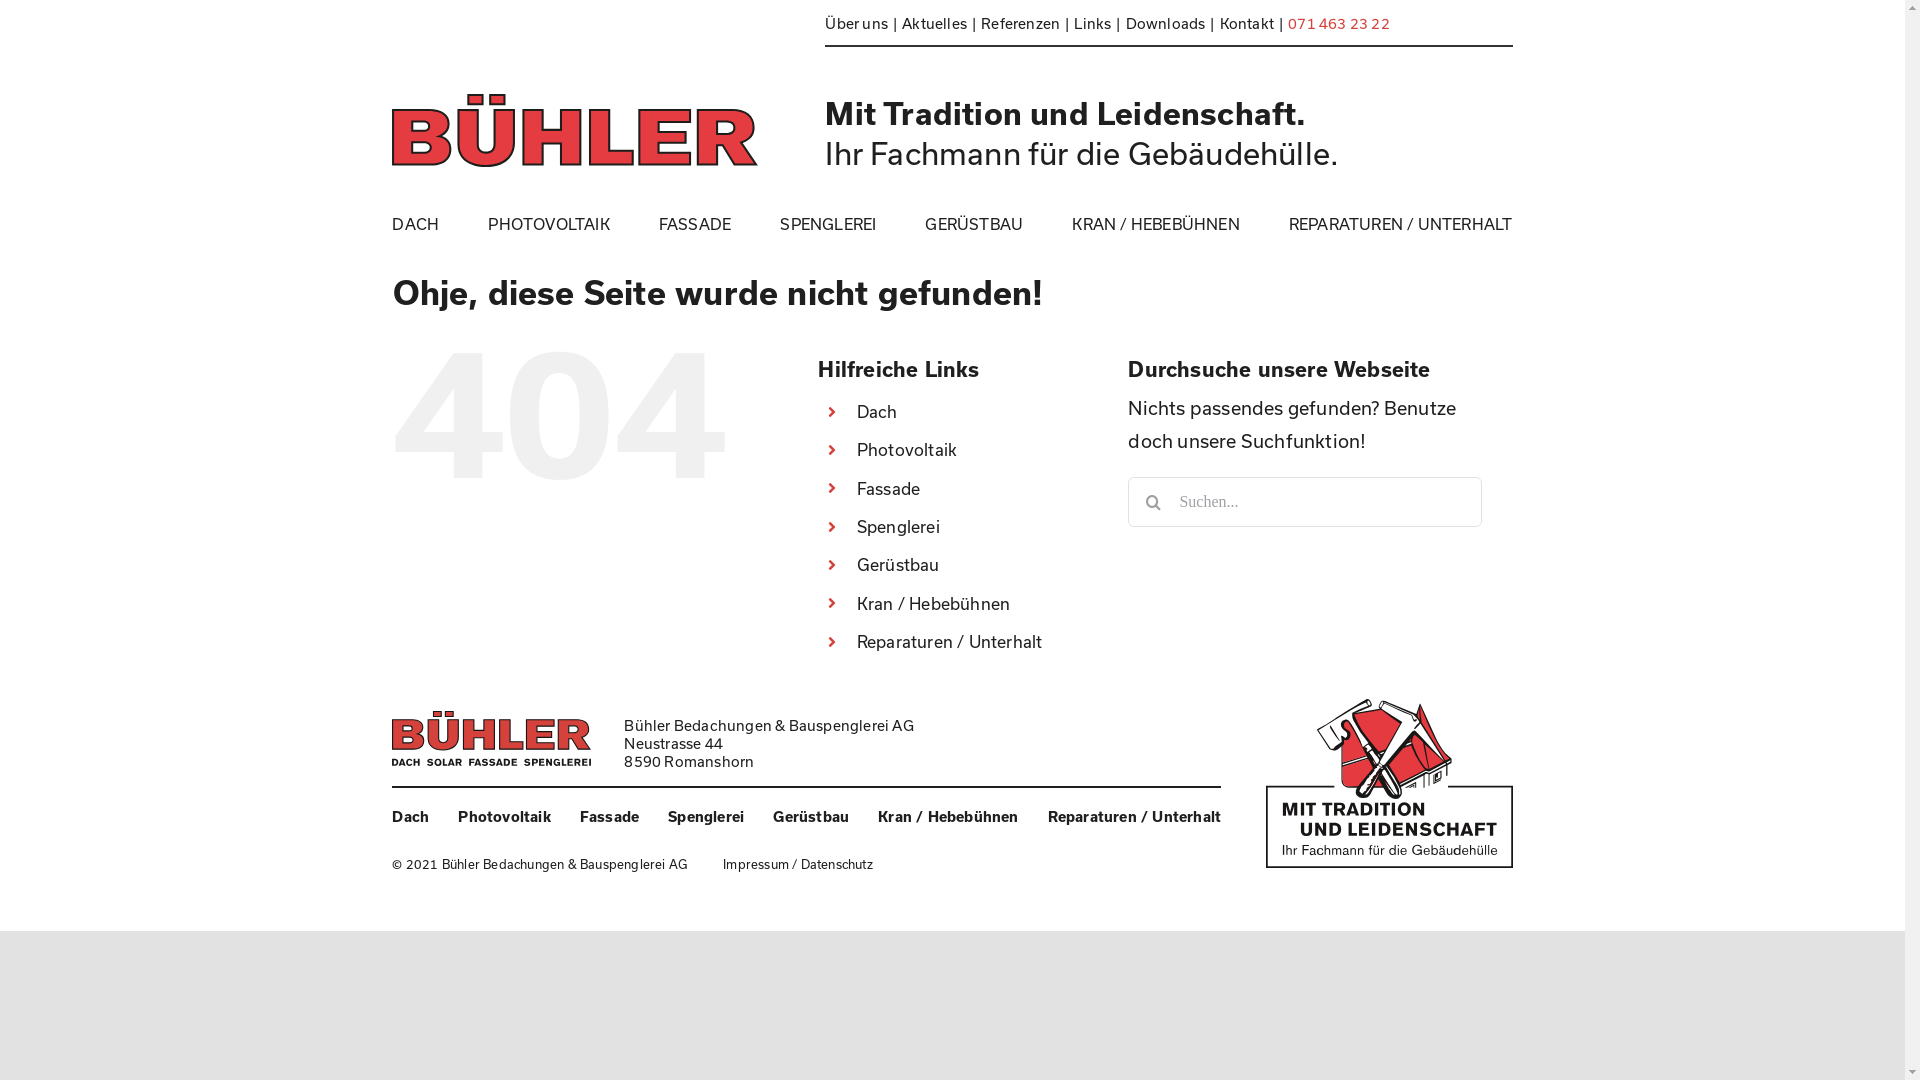 The height and width of the screenshot is (1080, 1920). I want to click on 'Spenglerei', so click(667, 816).